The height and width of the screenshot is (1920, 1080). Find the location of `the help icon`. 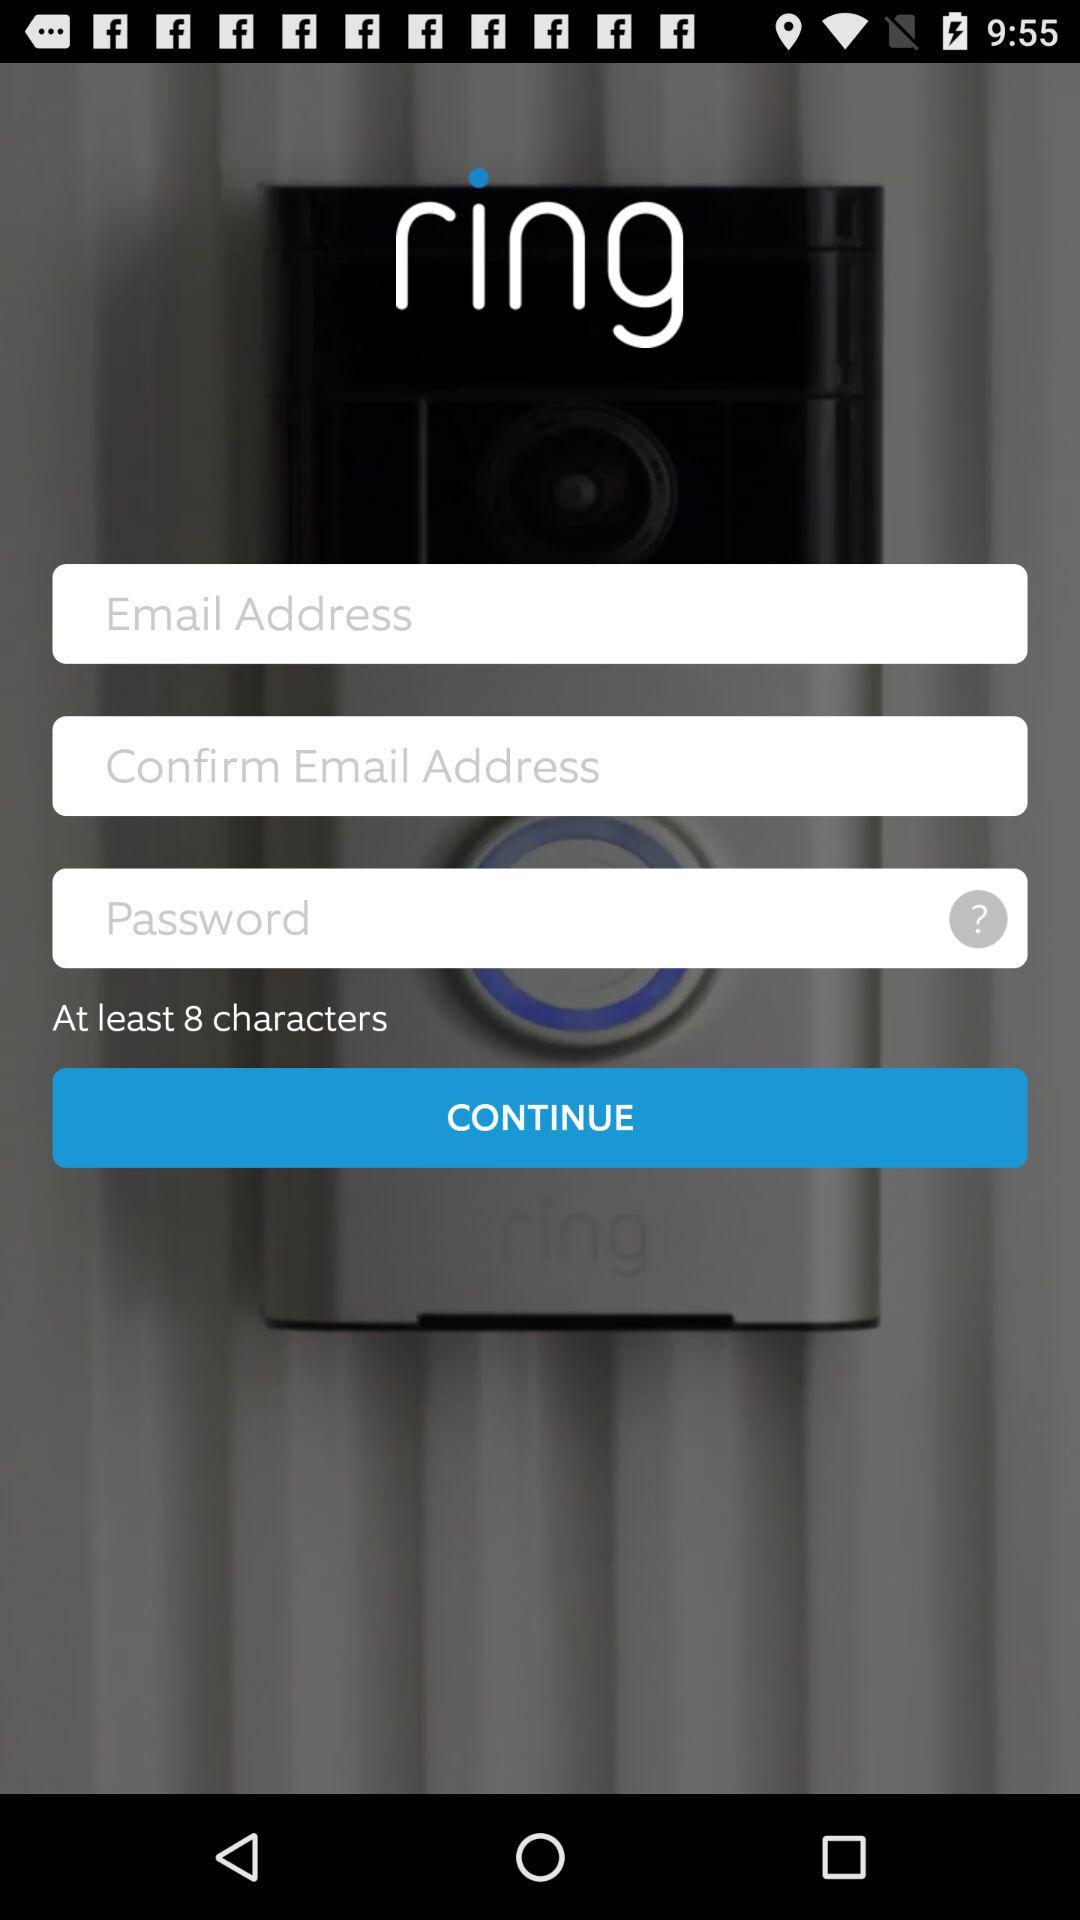

the help icon is located at coordinates (976, 982).